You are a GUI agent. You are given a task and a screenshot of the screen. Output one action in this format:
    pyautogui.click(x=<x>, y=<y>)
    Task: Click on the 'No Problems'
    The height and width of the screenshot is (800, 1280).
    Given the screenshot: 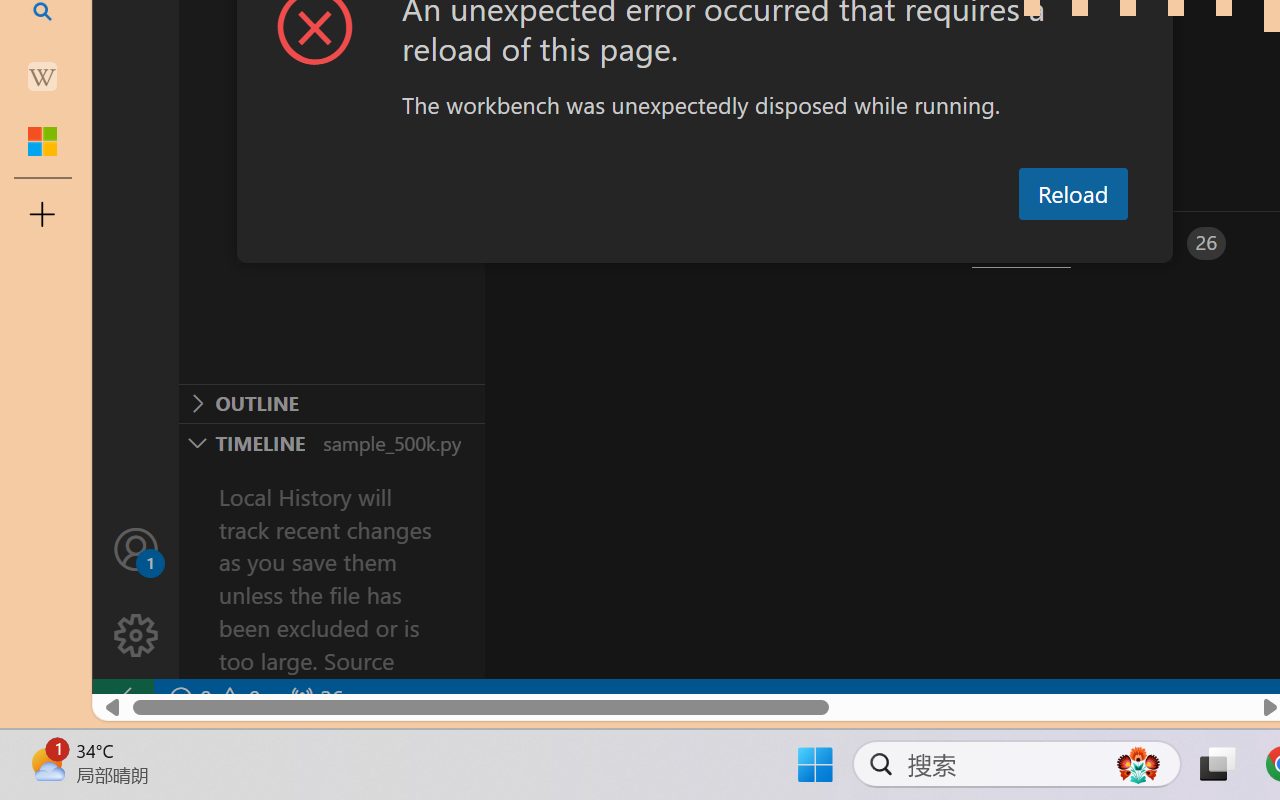 What is the action you would take?
    pyautogui.click(x=213, y=698)
    